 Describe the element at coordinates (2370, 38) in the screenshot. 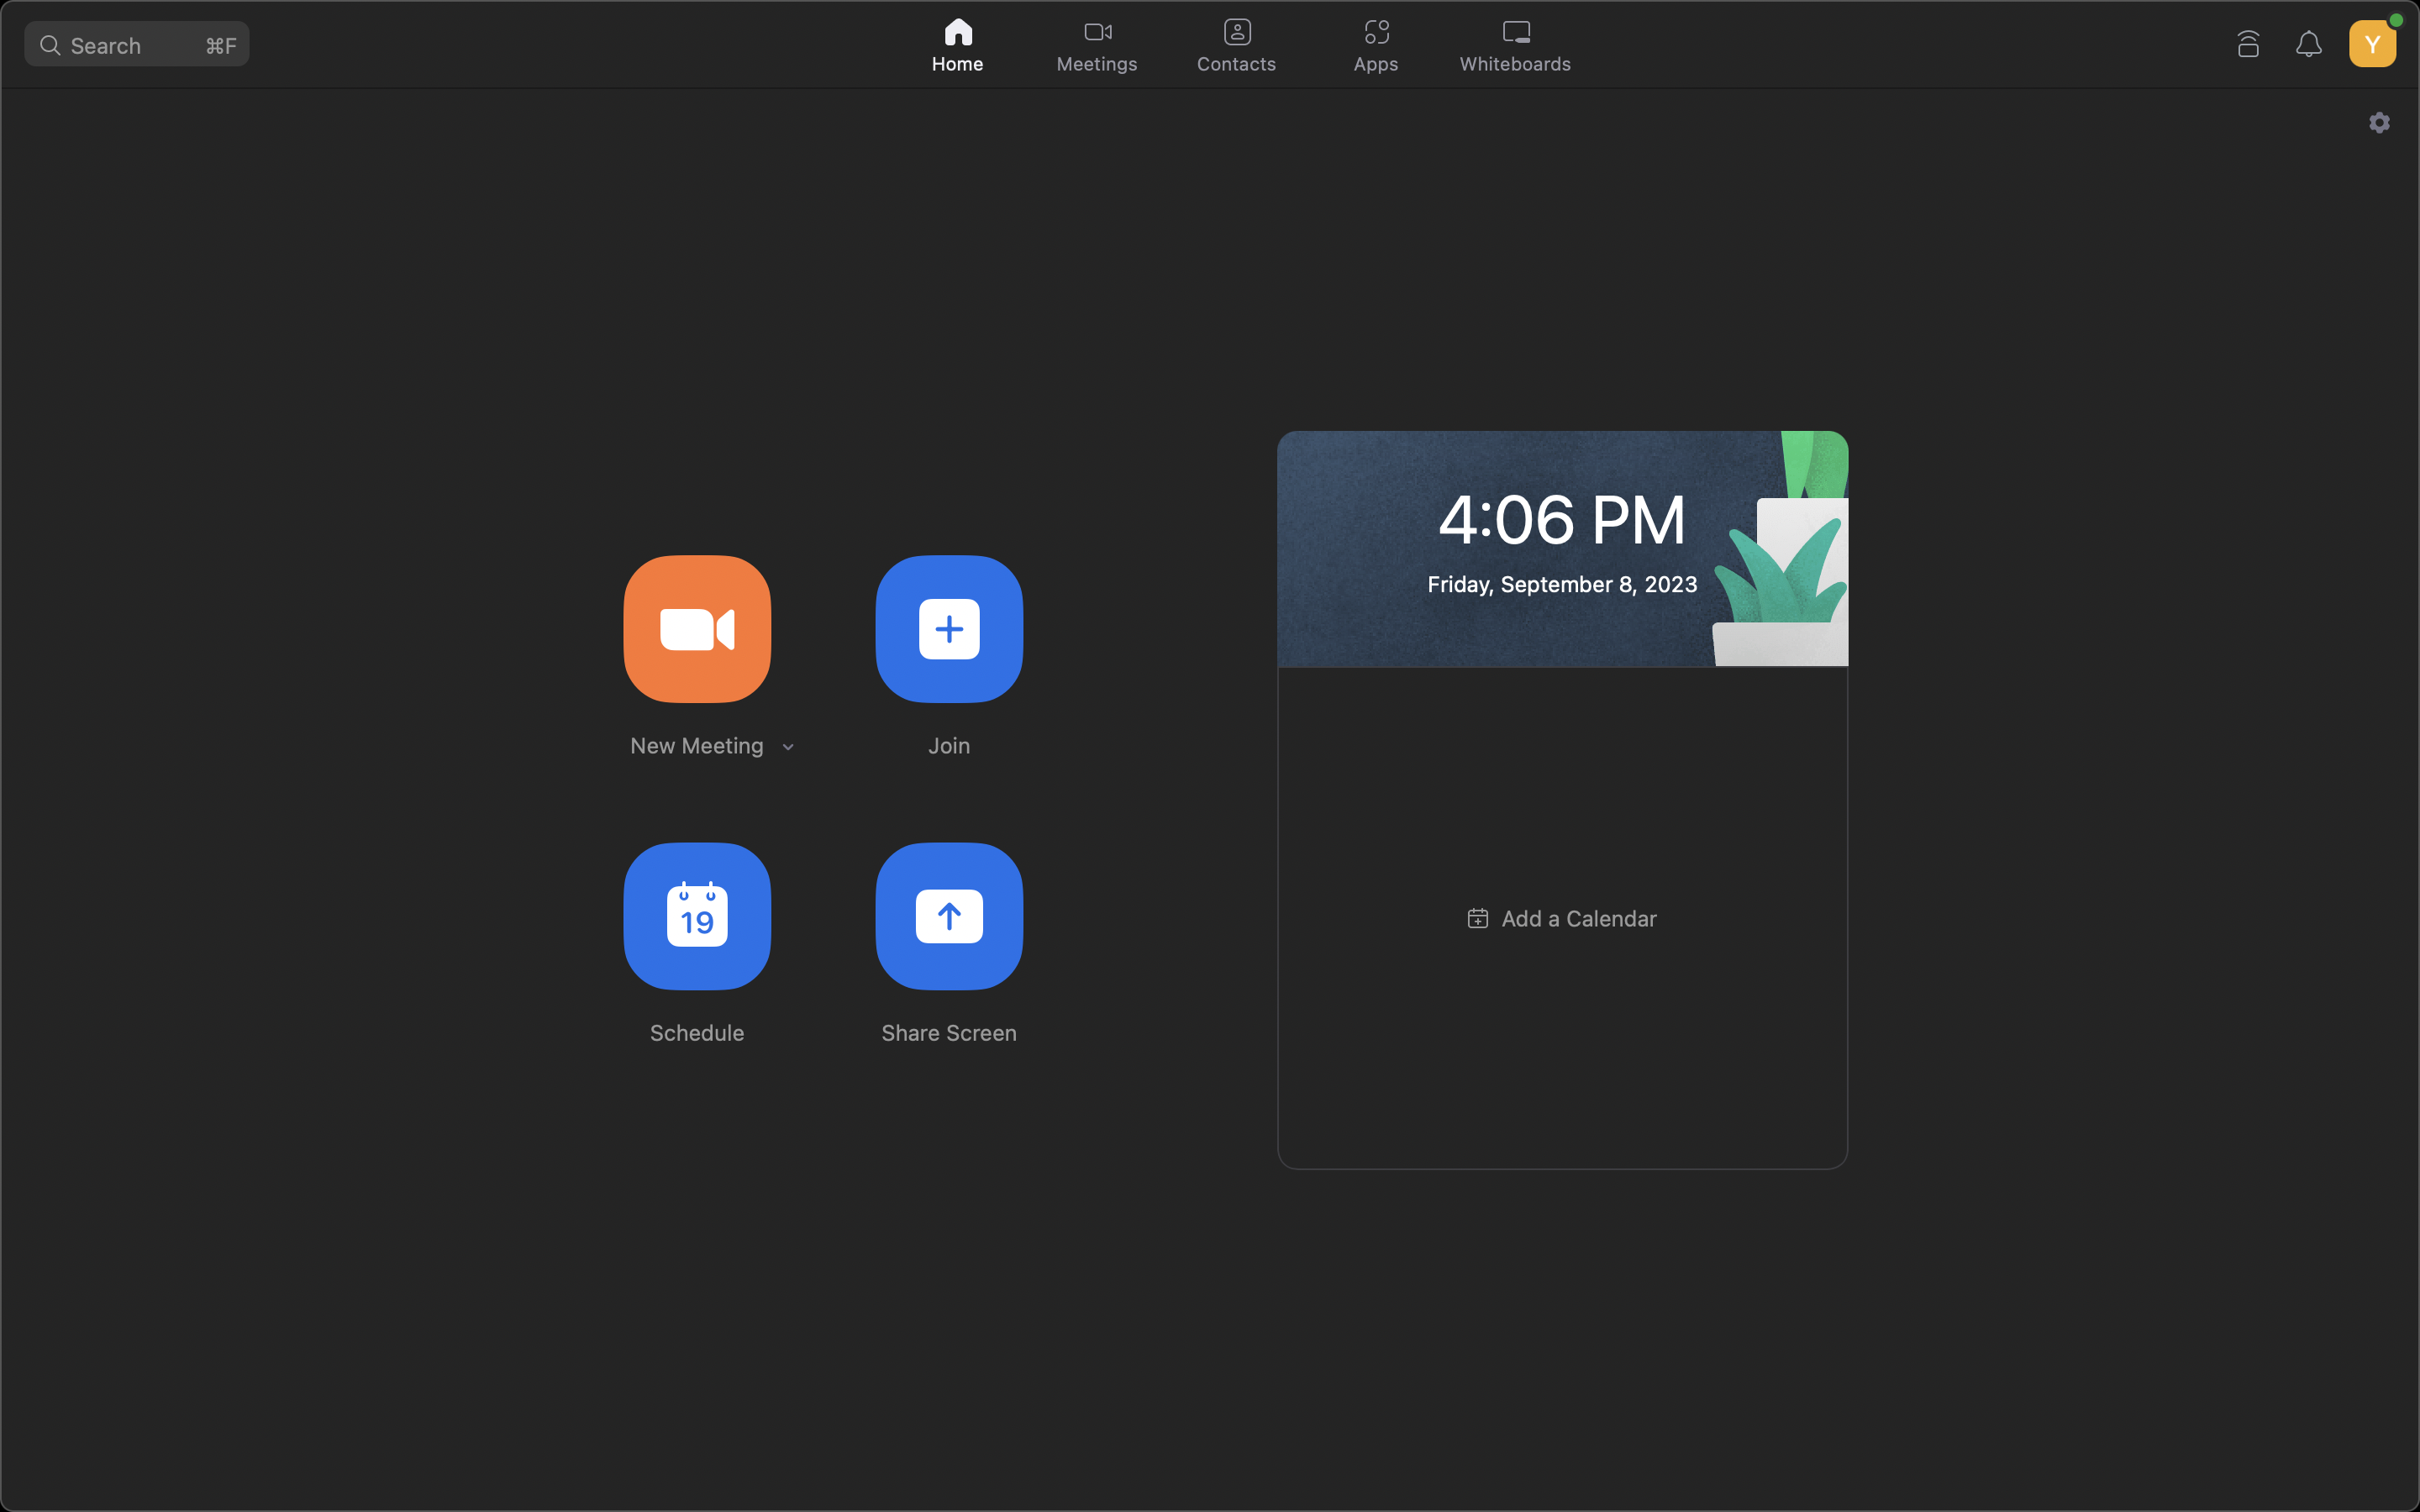

I see `your profile picture to reach your account settings` at that location.